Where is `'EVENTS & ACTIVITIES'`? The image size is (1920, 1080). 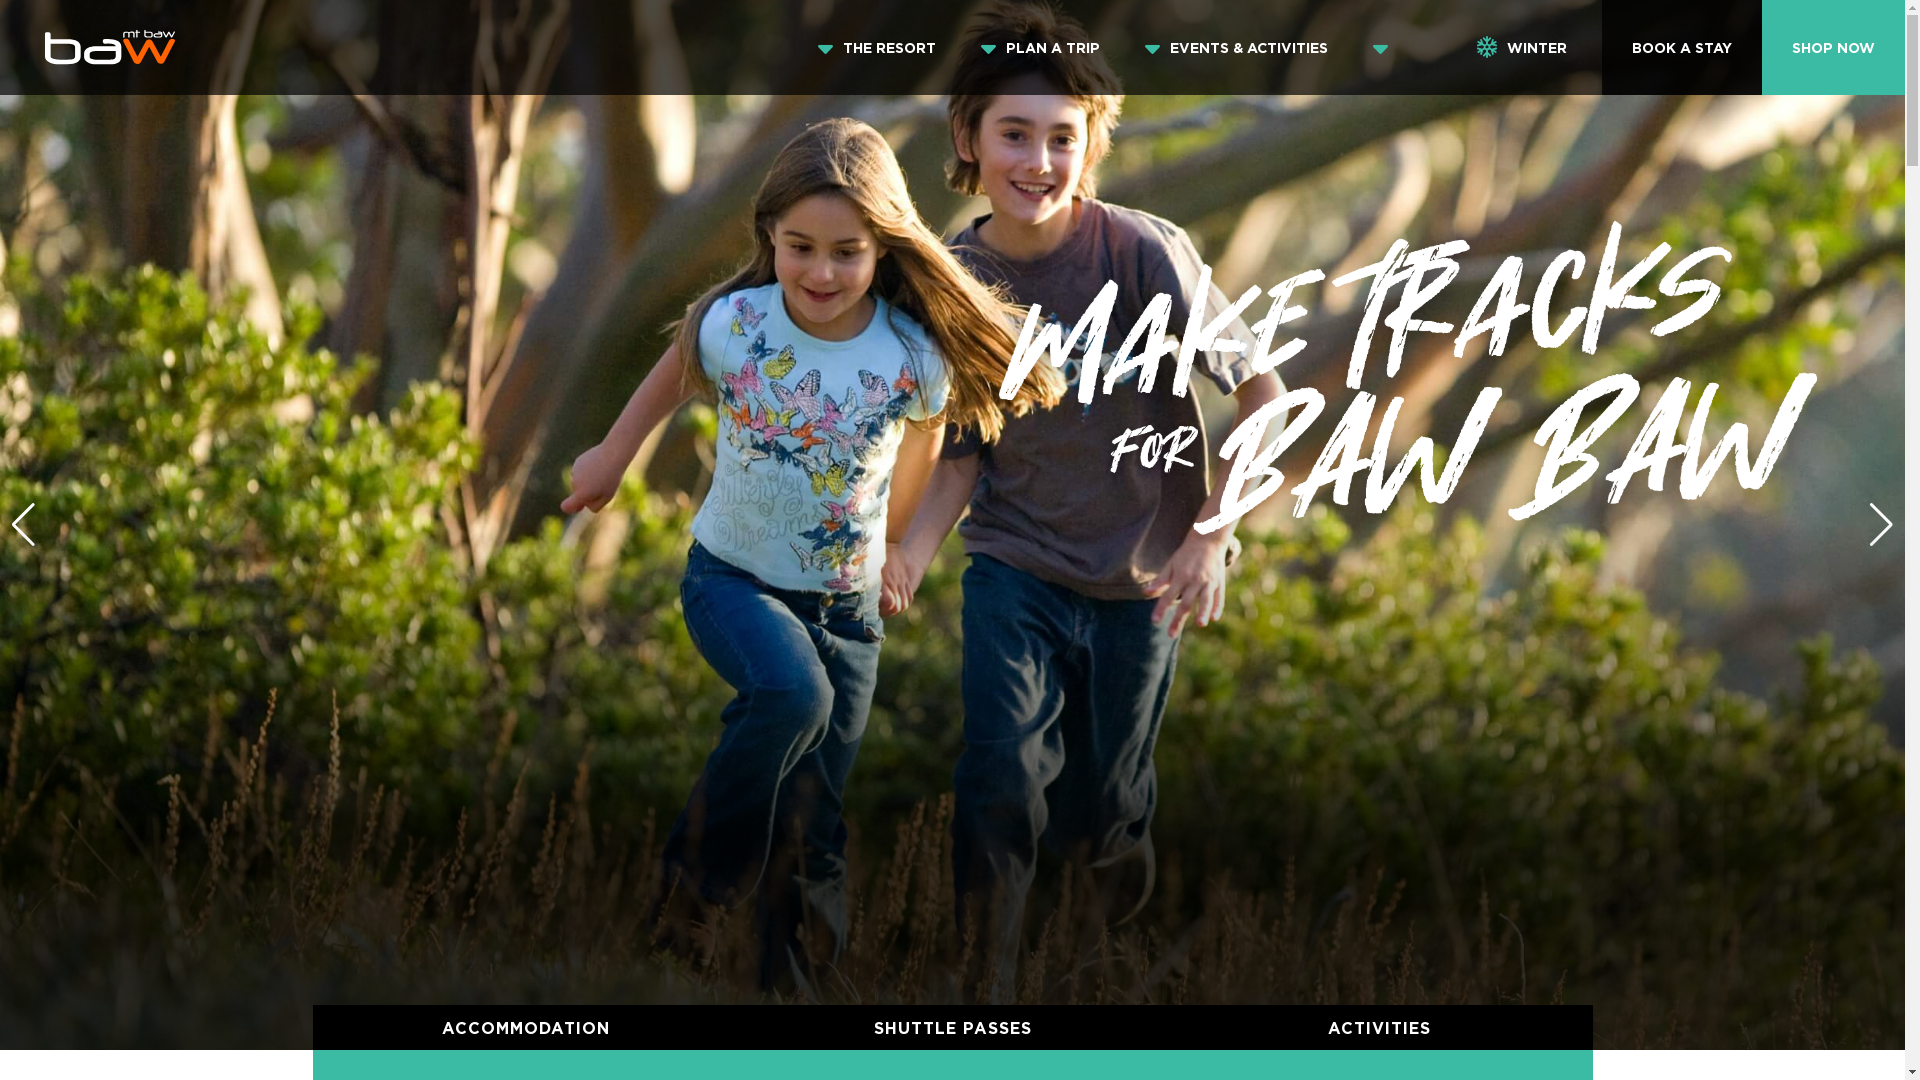
'EVENTS & ACTIVITIES' is located at coordinates (1155, 46).